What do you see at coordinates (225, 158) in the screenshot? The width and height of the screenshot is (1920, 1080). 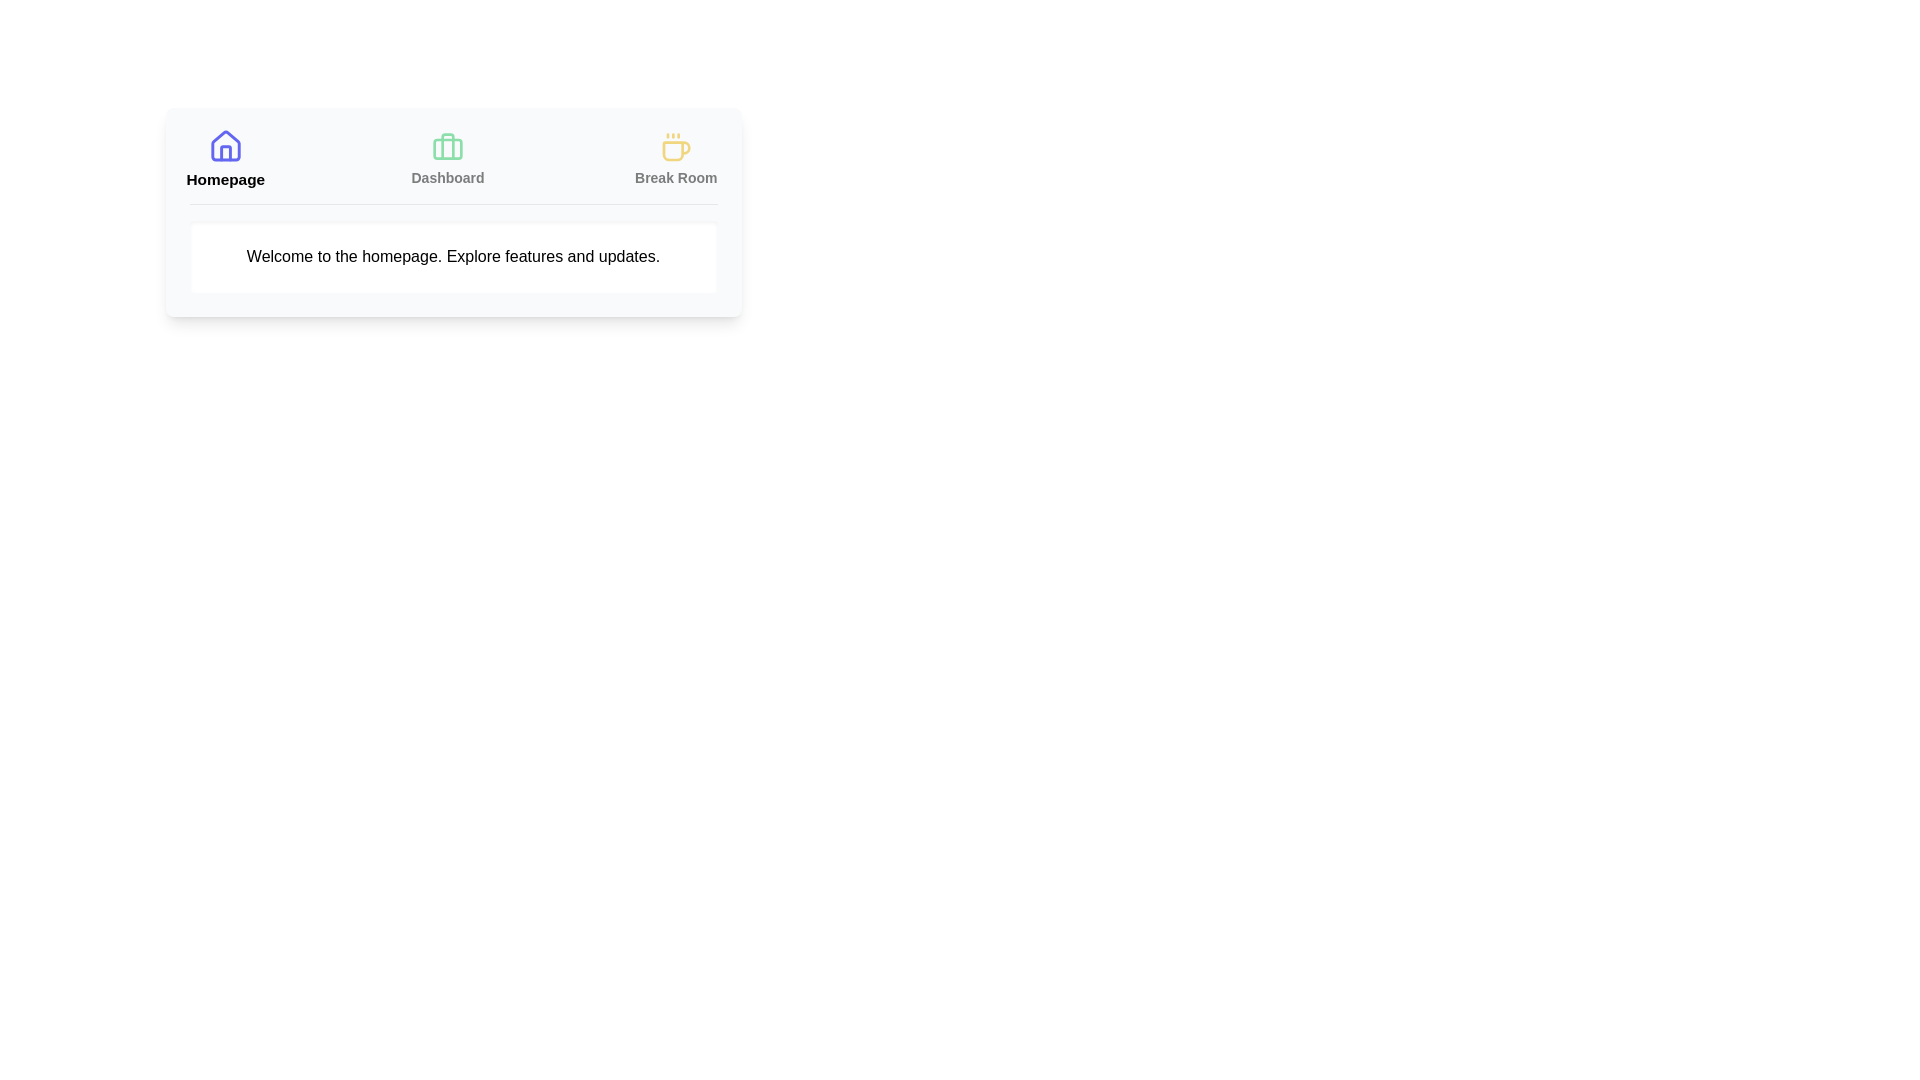 I see `the Homepage tab by clicking its corresponding button` at bounding box center [225, 158].